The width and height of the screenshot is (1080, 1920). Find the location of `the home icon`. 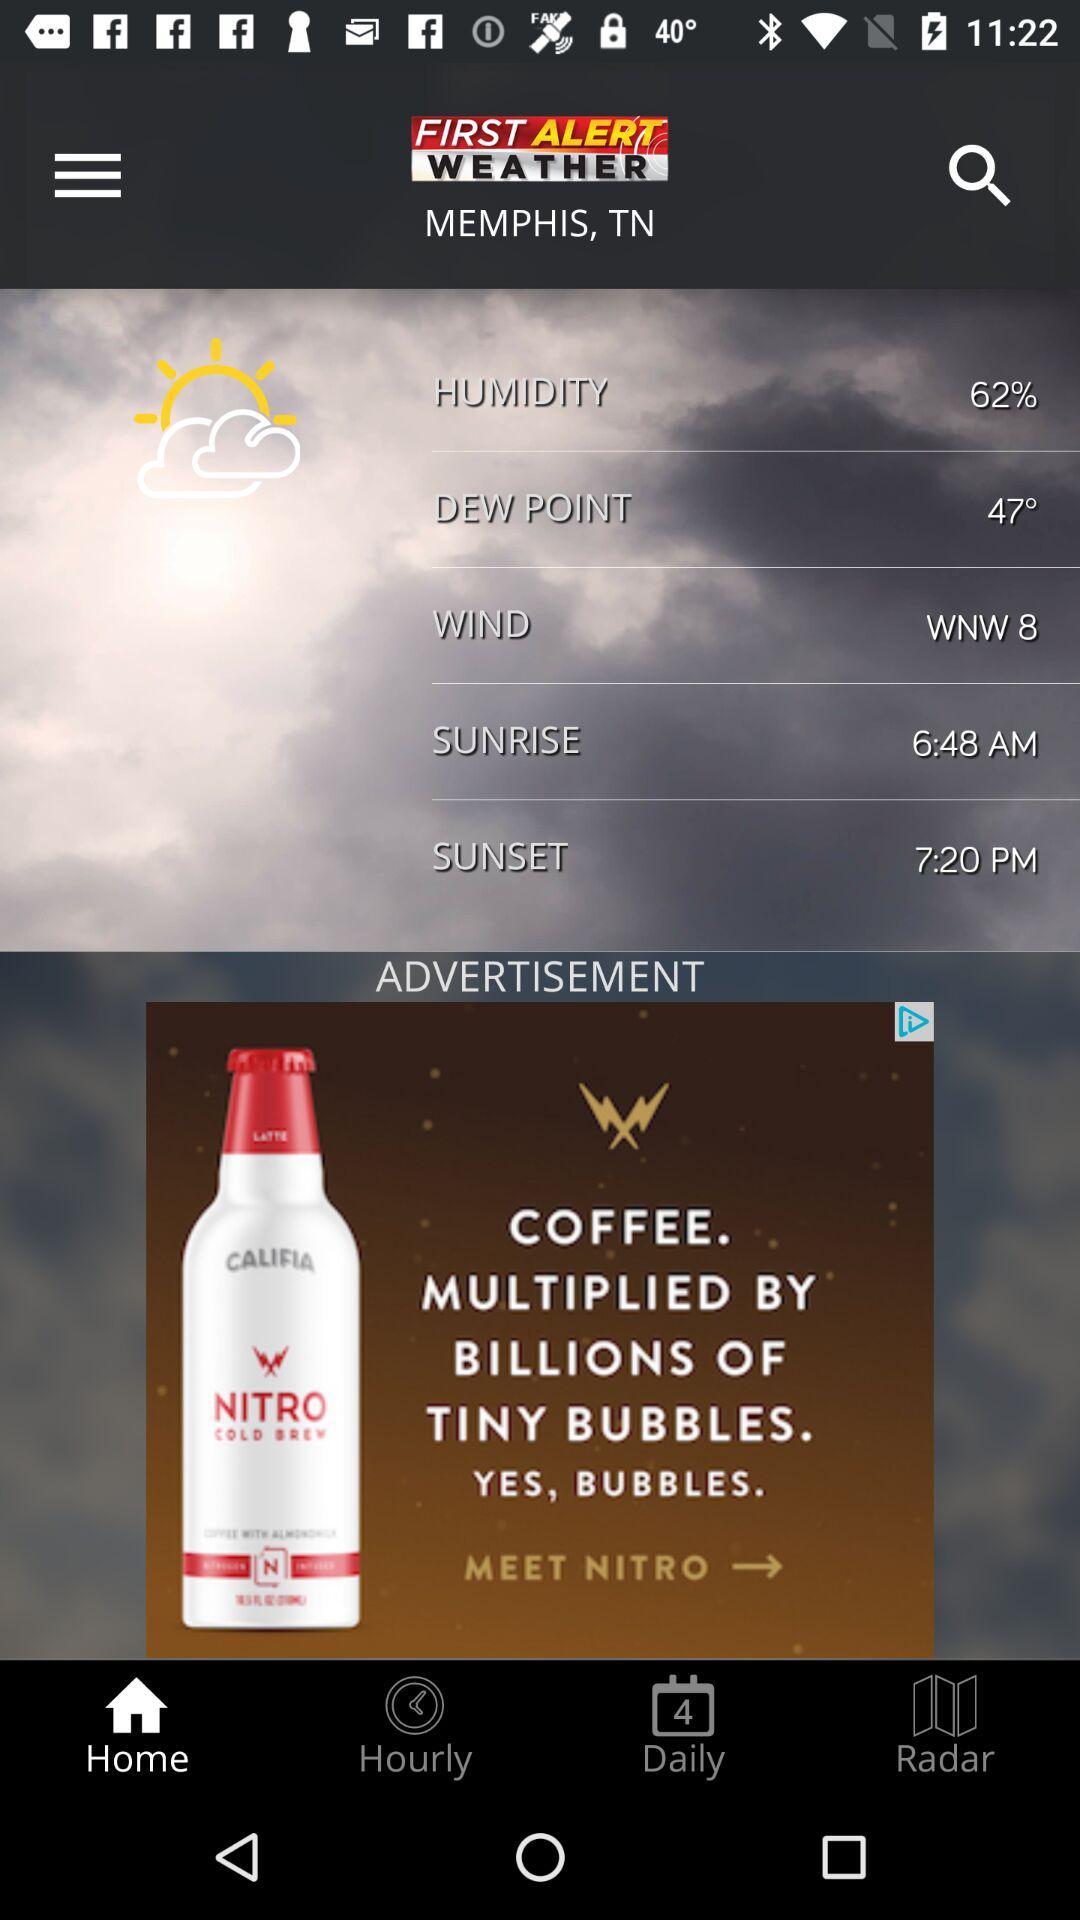

the home icon is located at coordinates (135, 1726).